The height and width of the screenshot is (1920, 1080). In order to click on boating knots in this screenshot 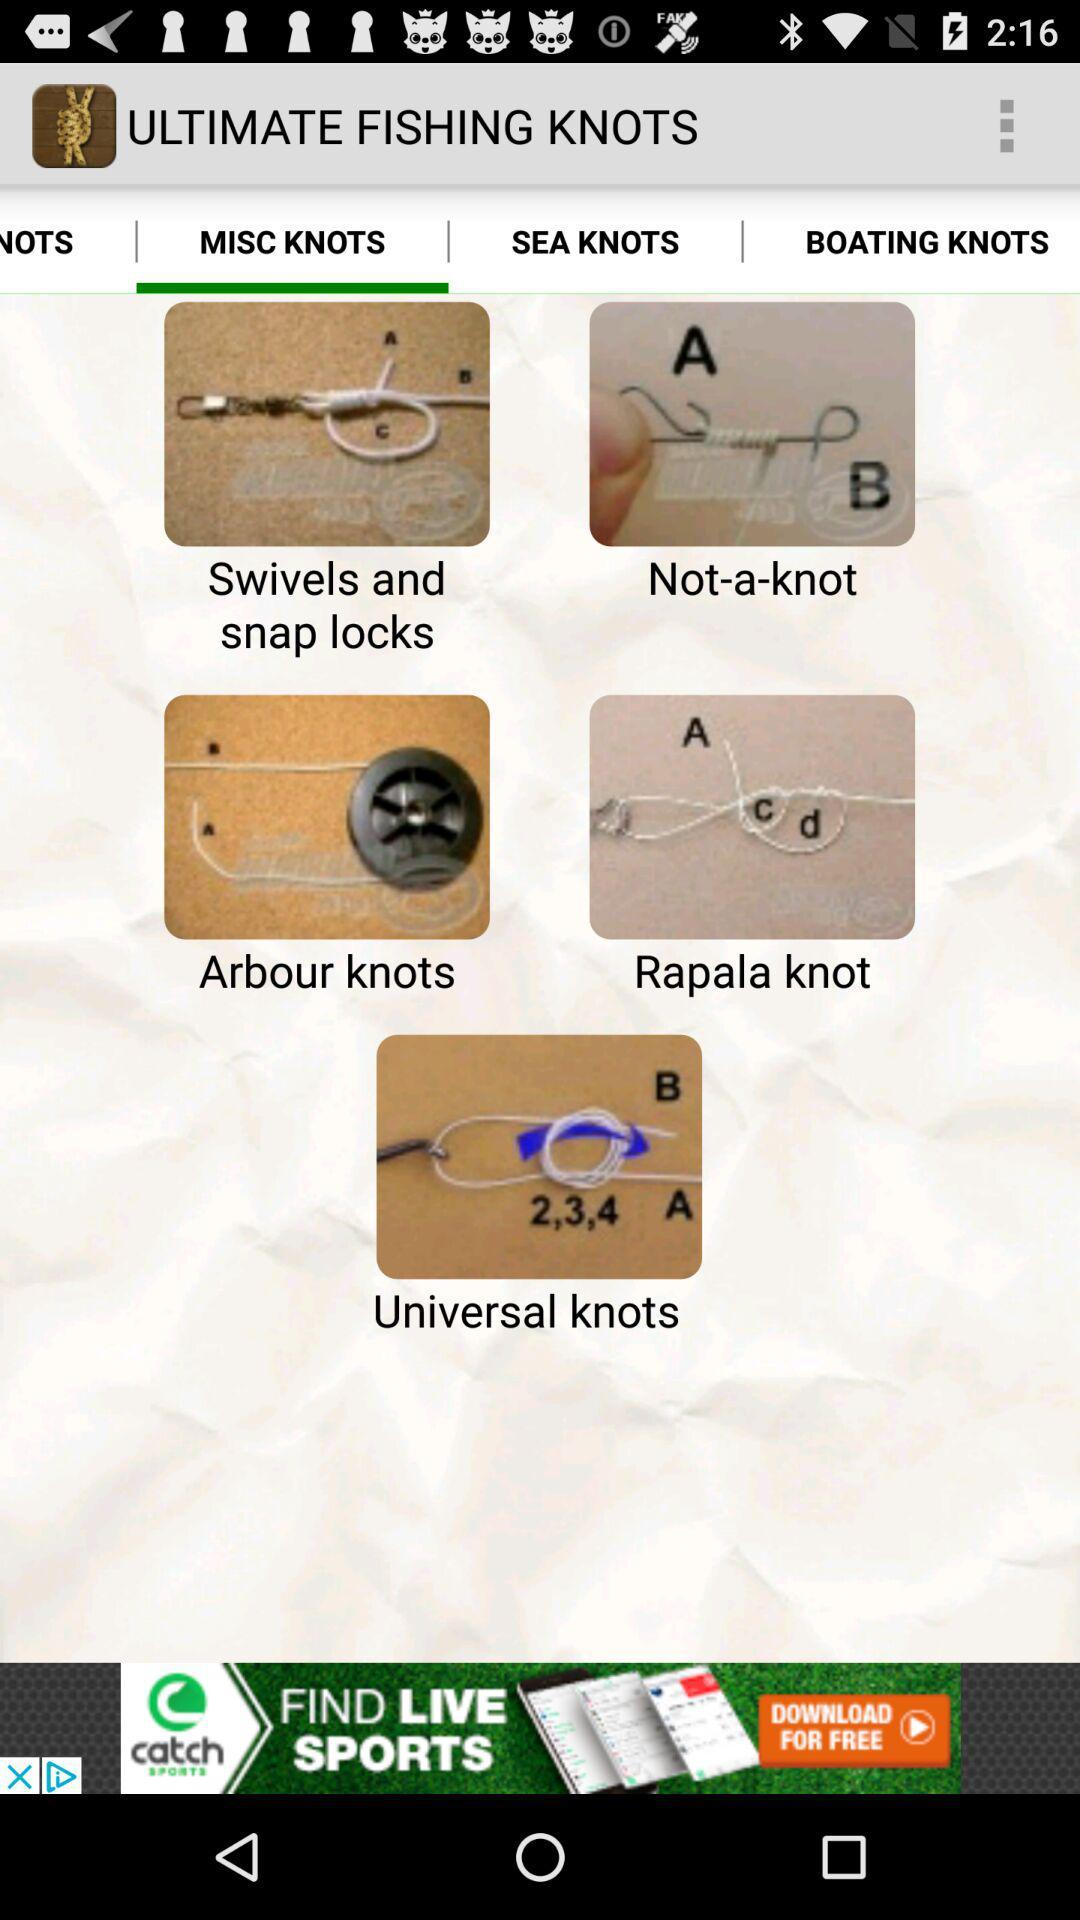, I will do `click(911, 240)`.